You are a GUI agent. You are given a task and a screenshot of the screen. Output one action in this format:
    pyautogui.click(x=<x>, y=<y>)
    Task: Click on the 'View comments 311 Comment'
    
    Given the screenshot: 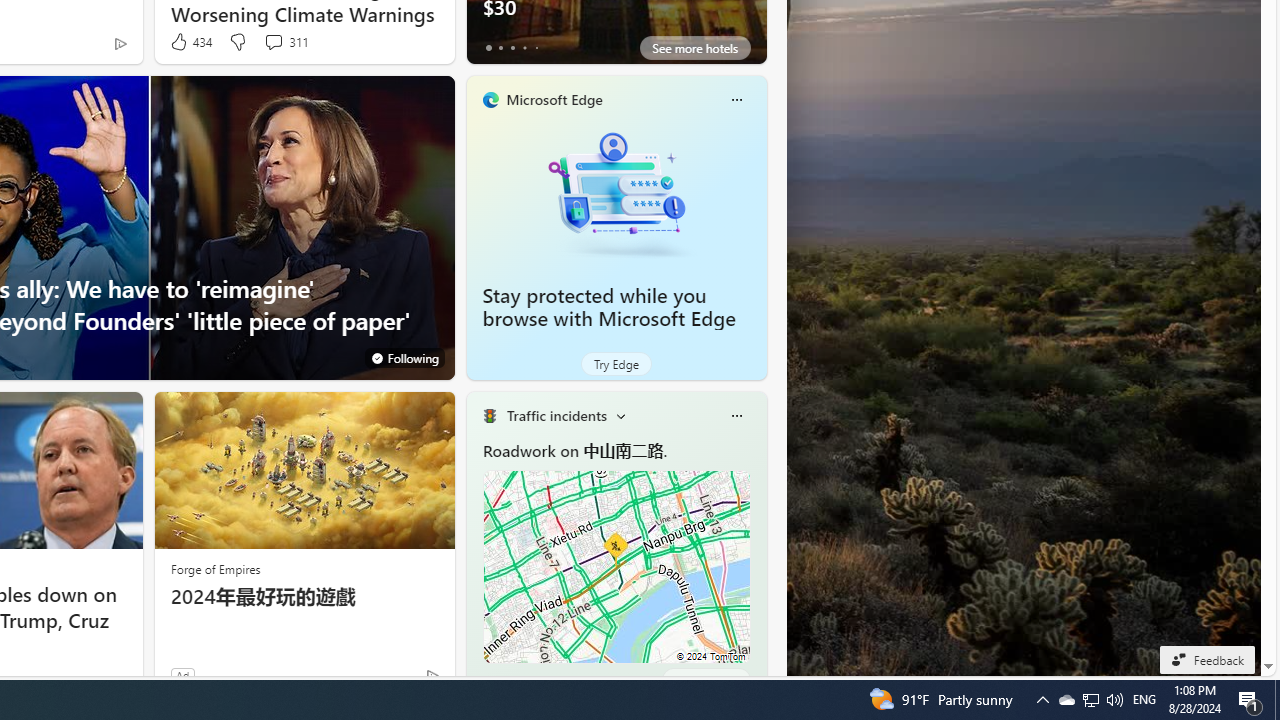 What is the action you would take?
    pyautogui.click(x=285, y=42)
    